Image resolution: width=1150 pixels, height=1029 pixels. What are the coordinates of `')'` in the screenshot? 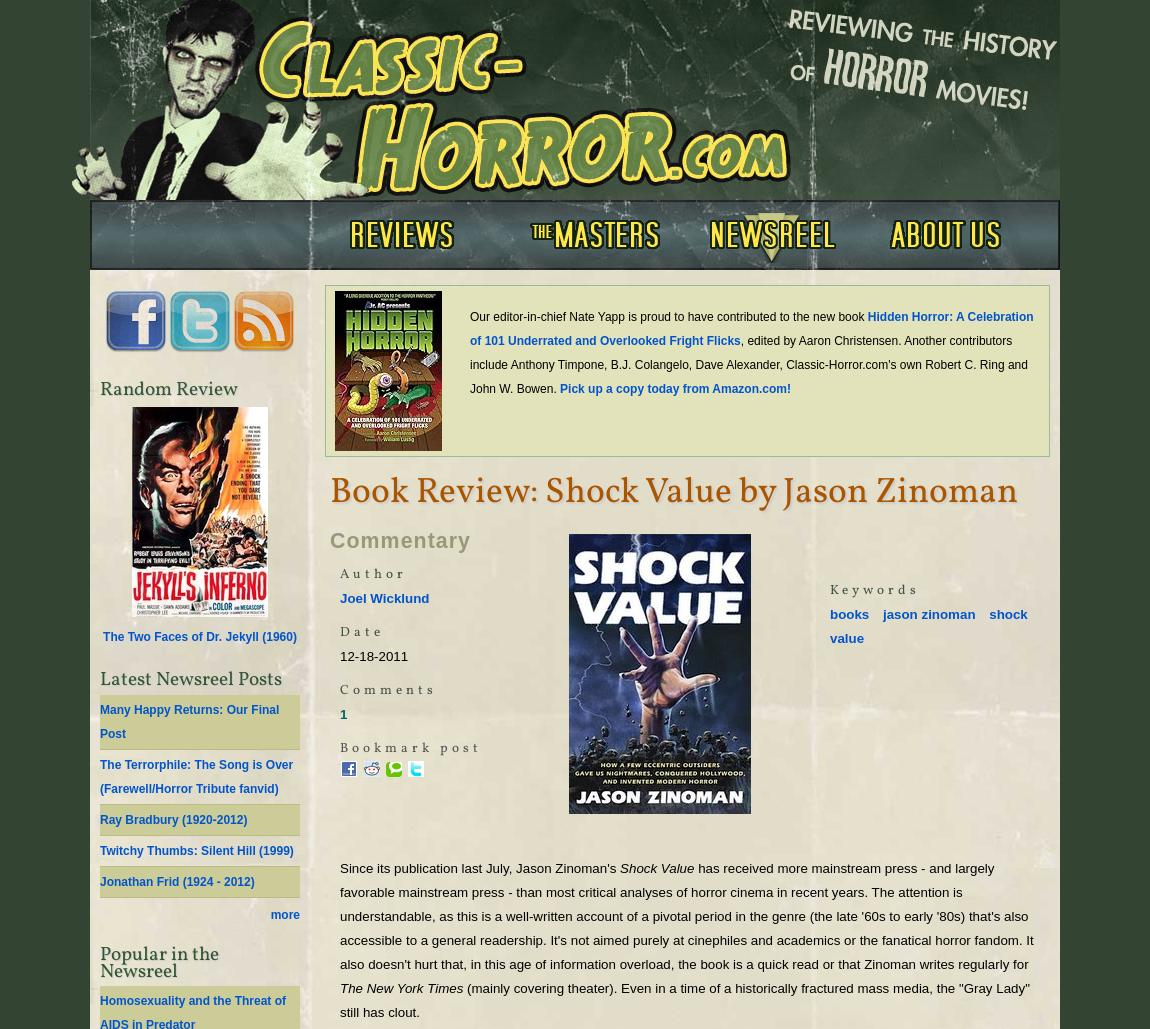 It's located at (294, 636).